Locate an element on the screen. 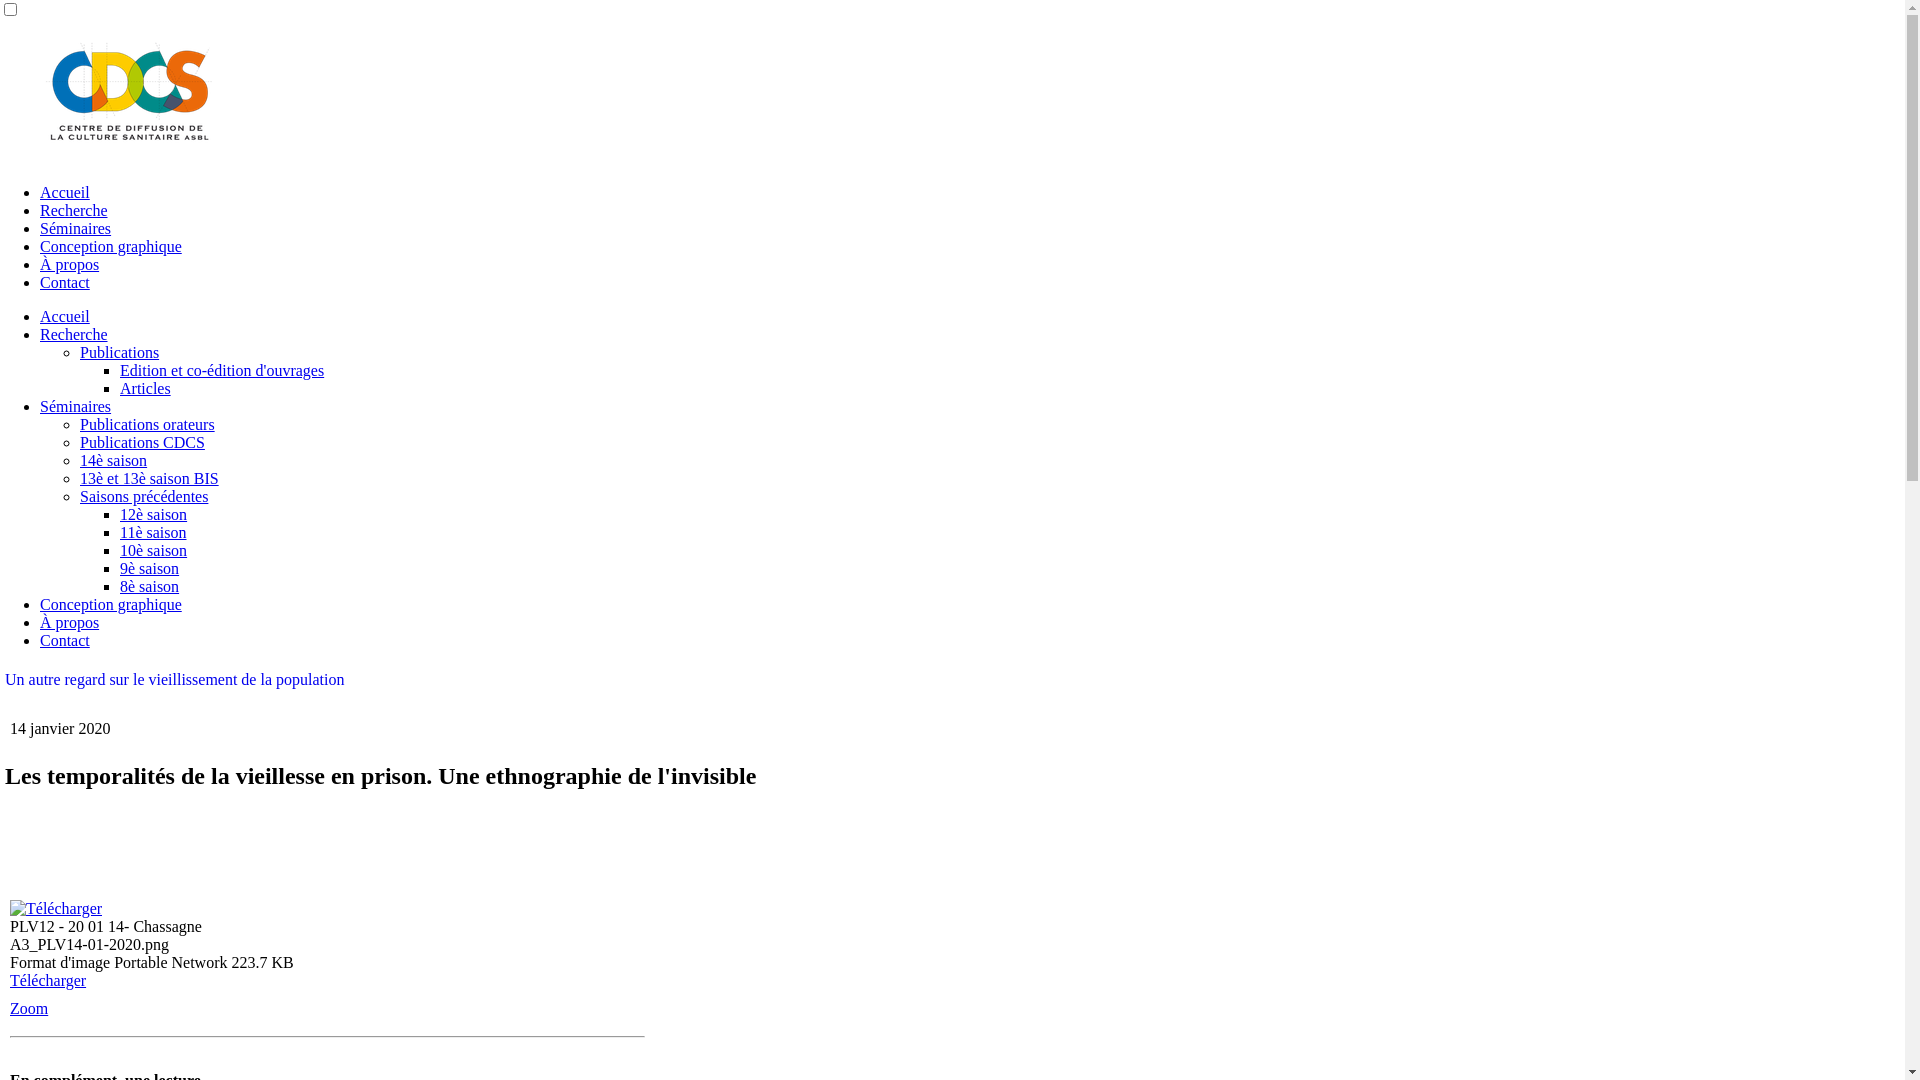  'Articles' is located at coordinates (144, 388).